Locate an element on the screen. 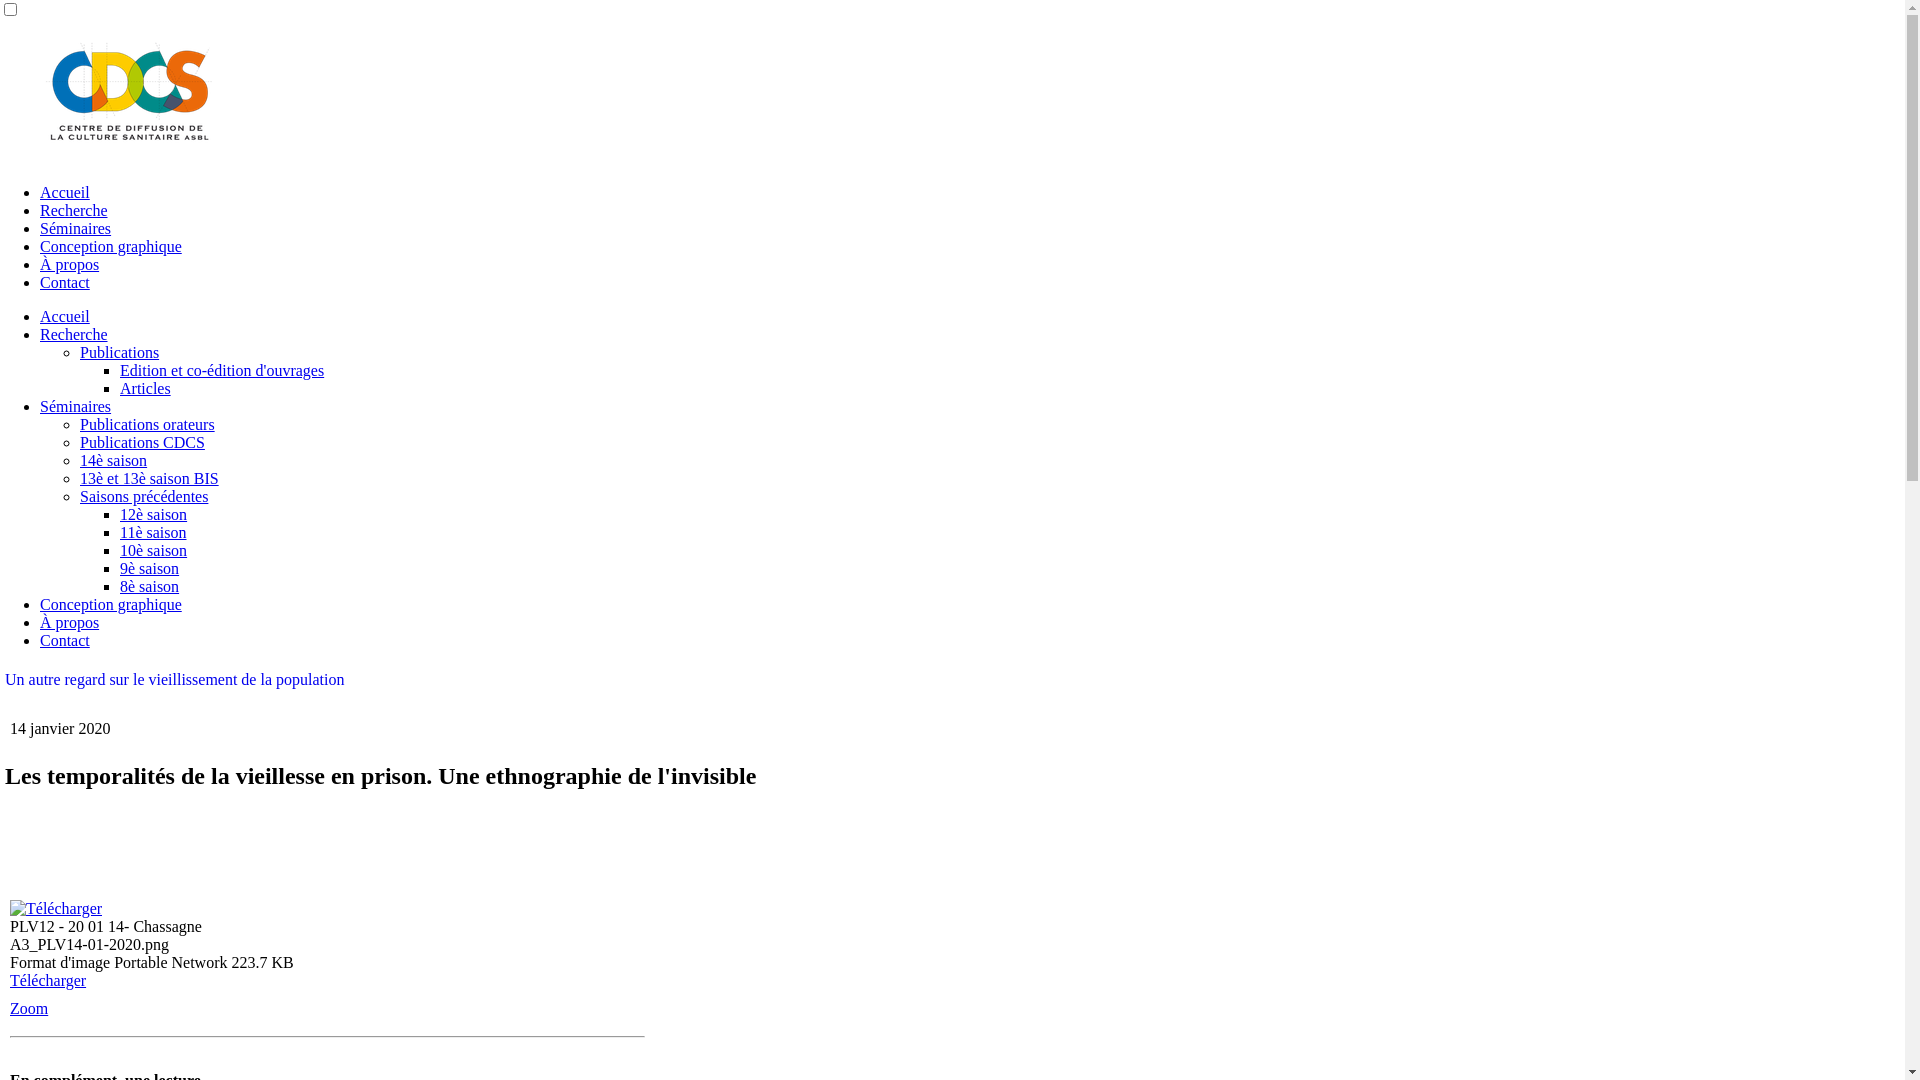  'Articles' is located at coordinates (144, 388).